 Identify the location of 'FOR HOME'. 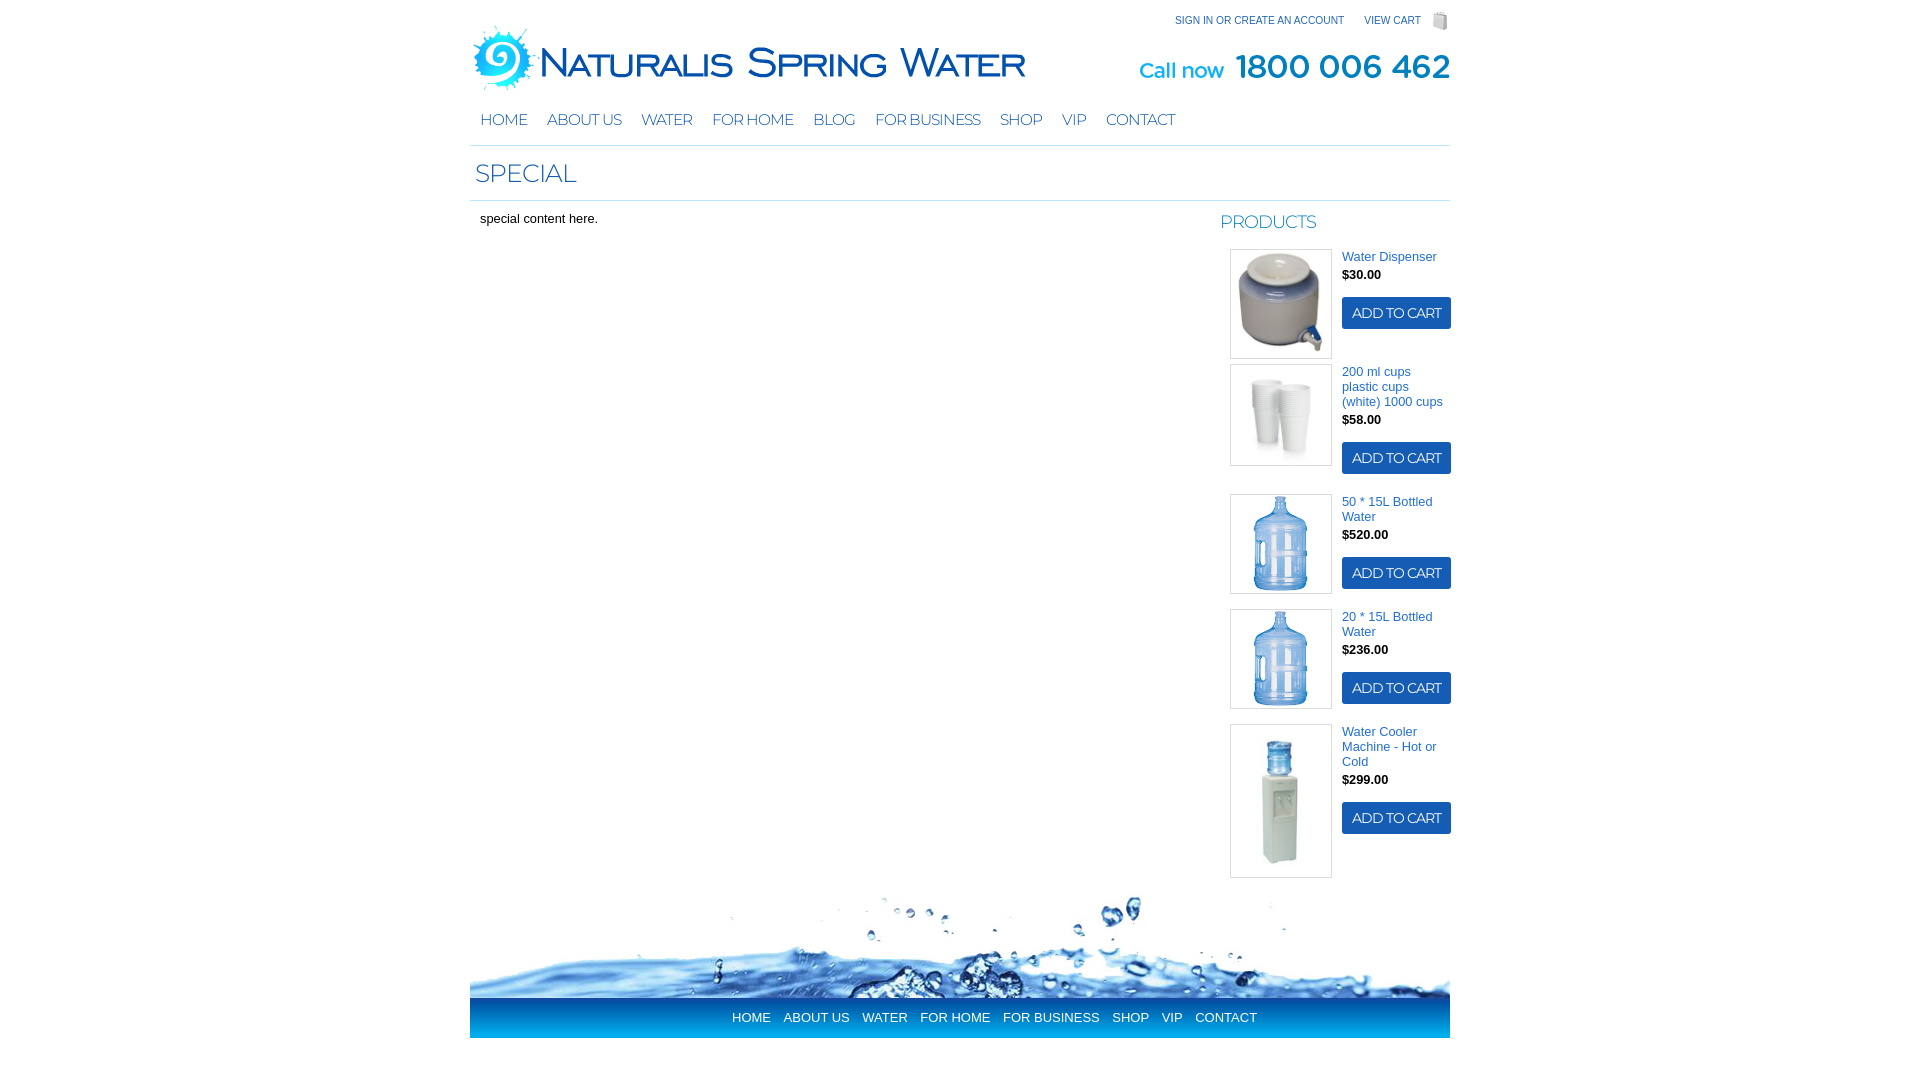
(751, 119).